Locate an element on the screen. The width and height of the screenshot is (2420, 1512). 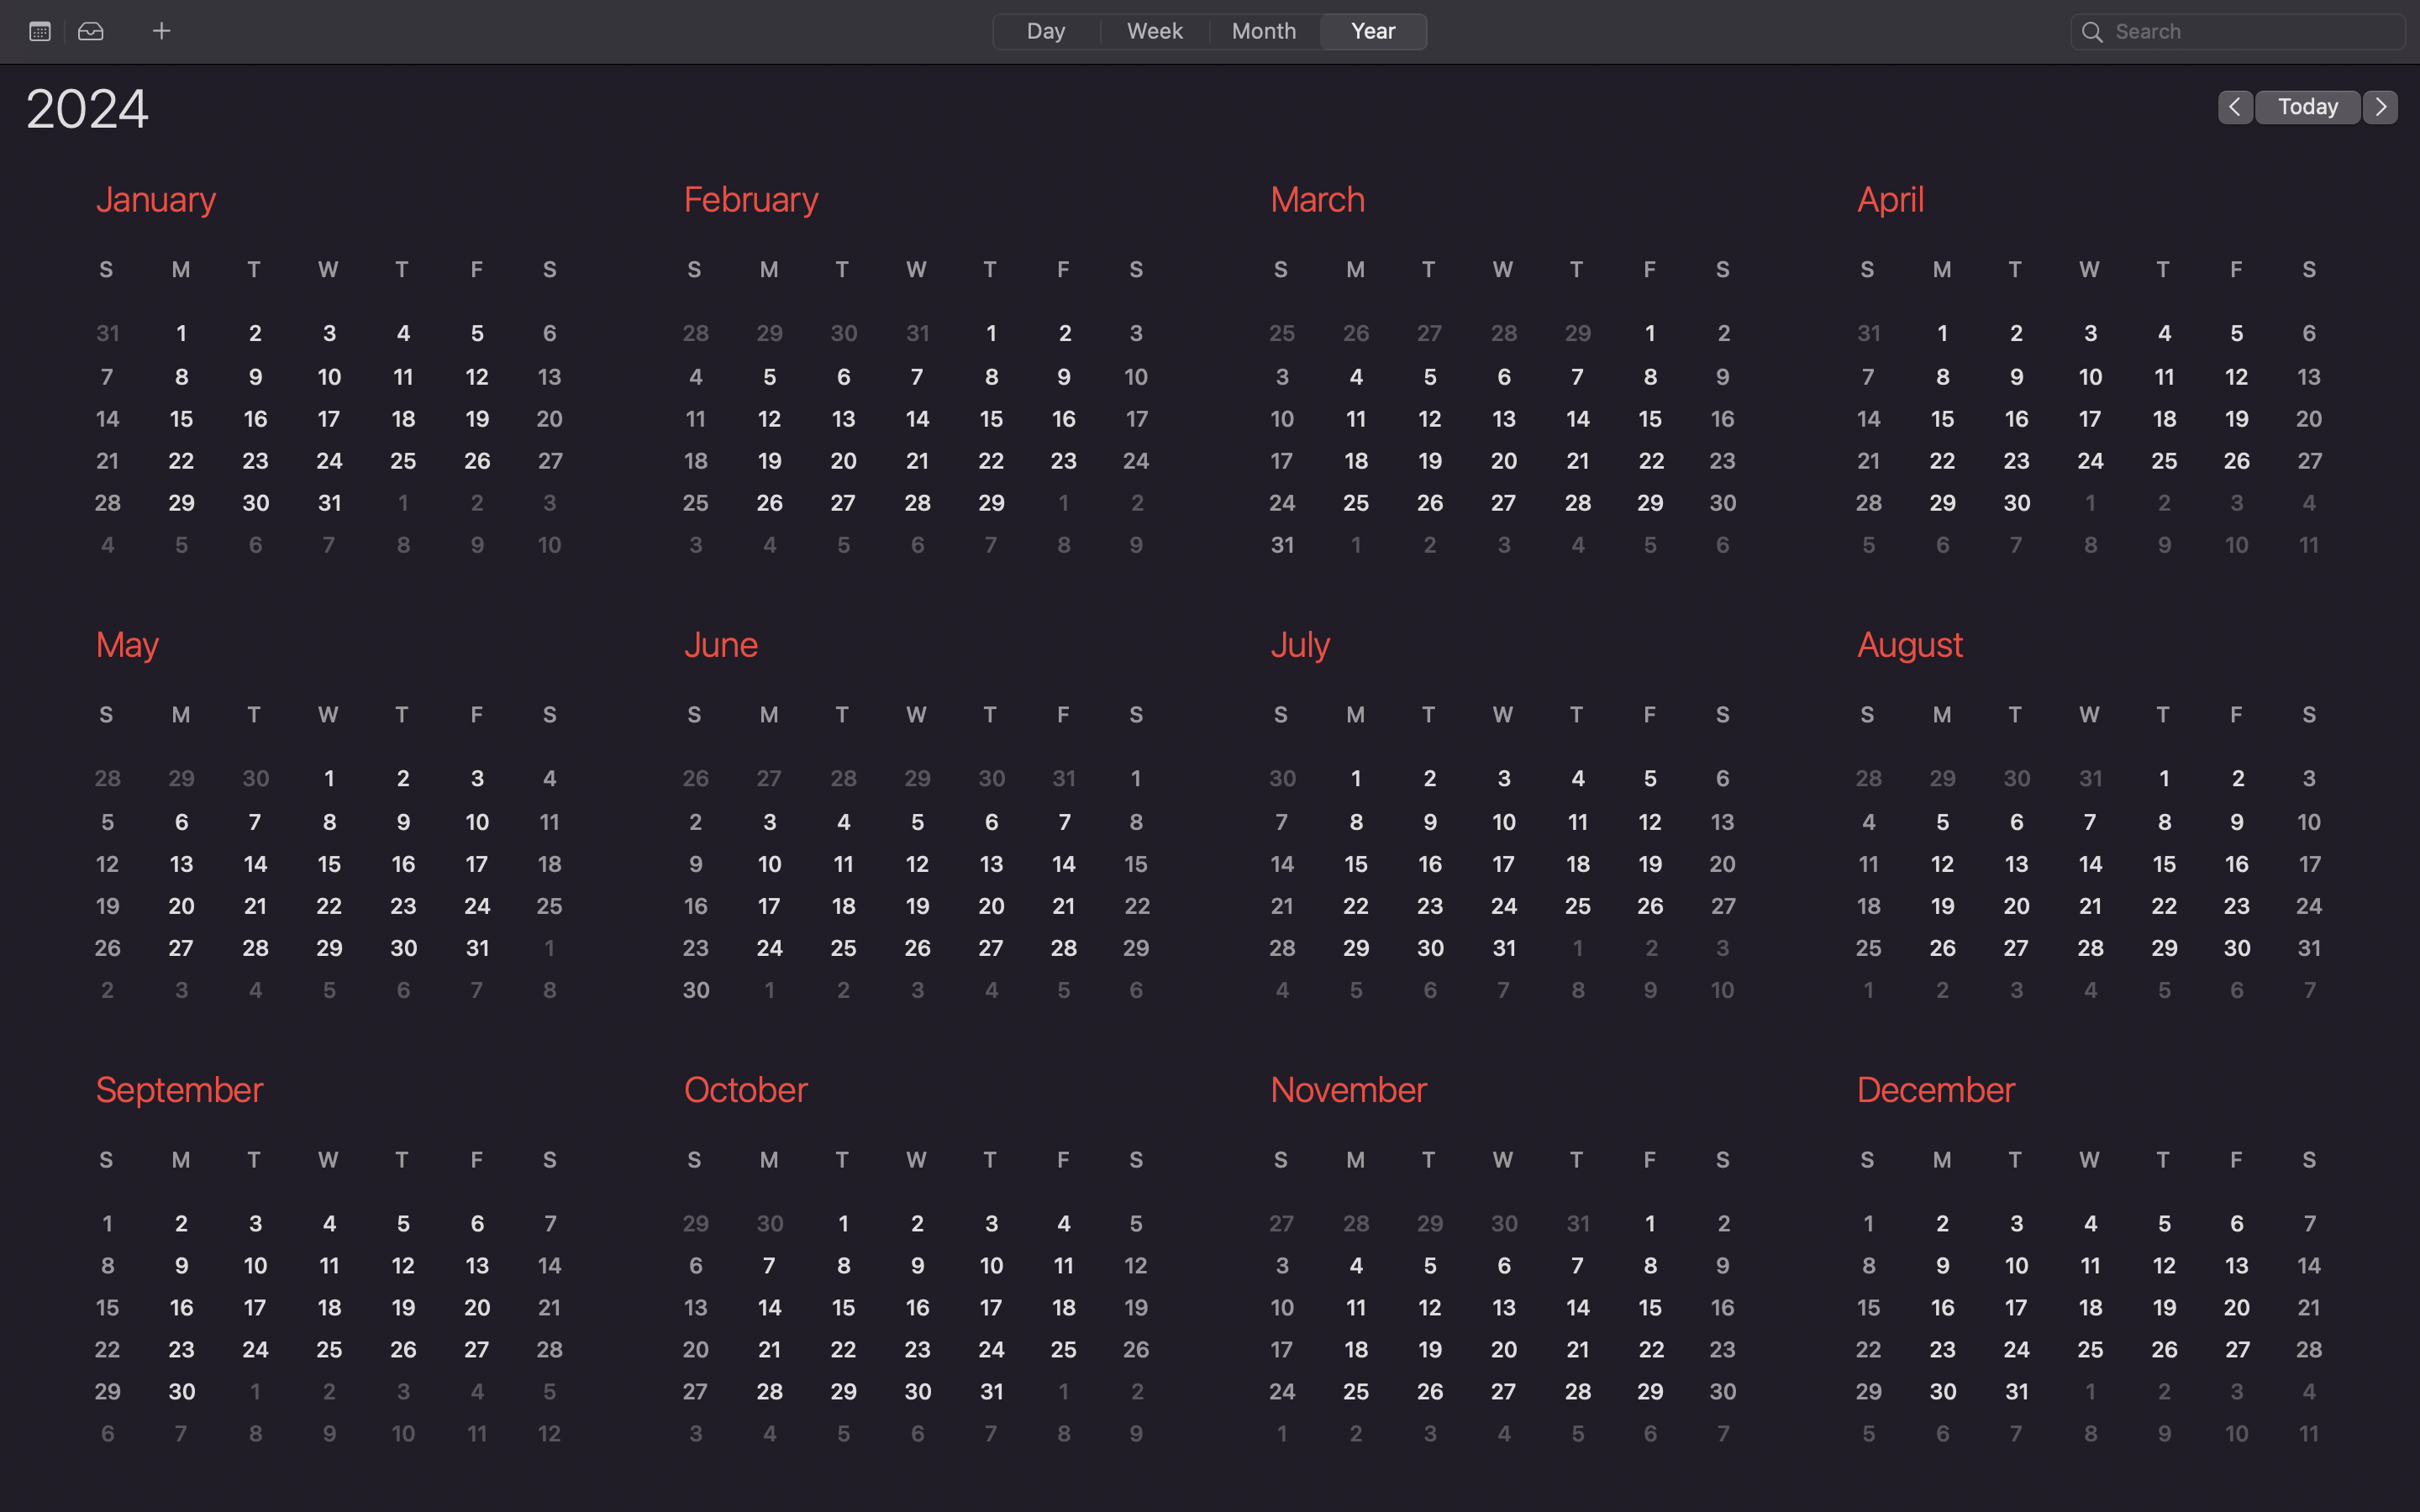
Enlarge the March section on the calendar by selecting it is located at coordinates (1491, 385).